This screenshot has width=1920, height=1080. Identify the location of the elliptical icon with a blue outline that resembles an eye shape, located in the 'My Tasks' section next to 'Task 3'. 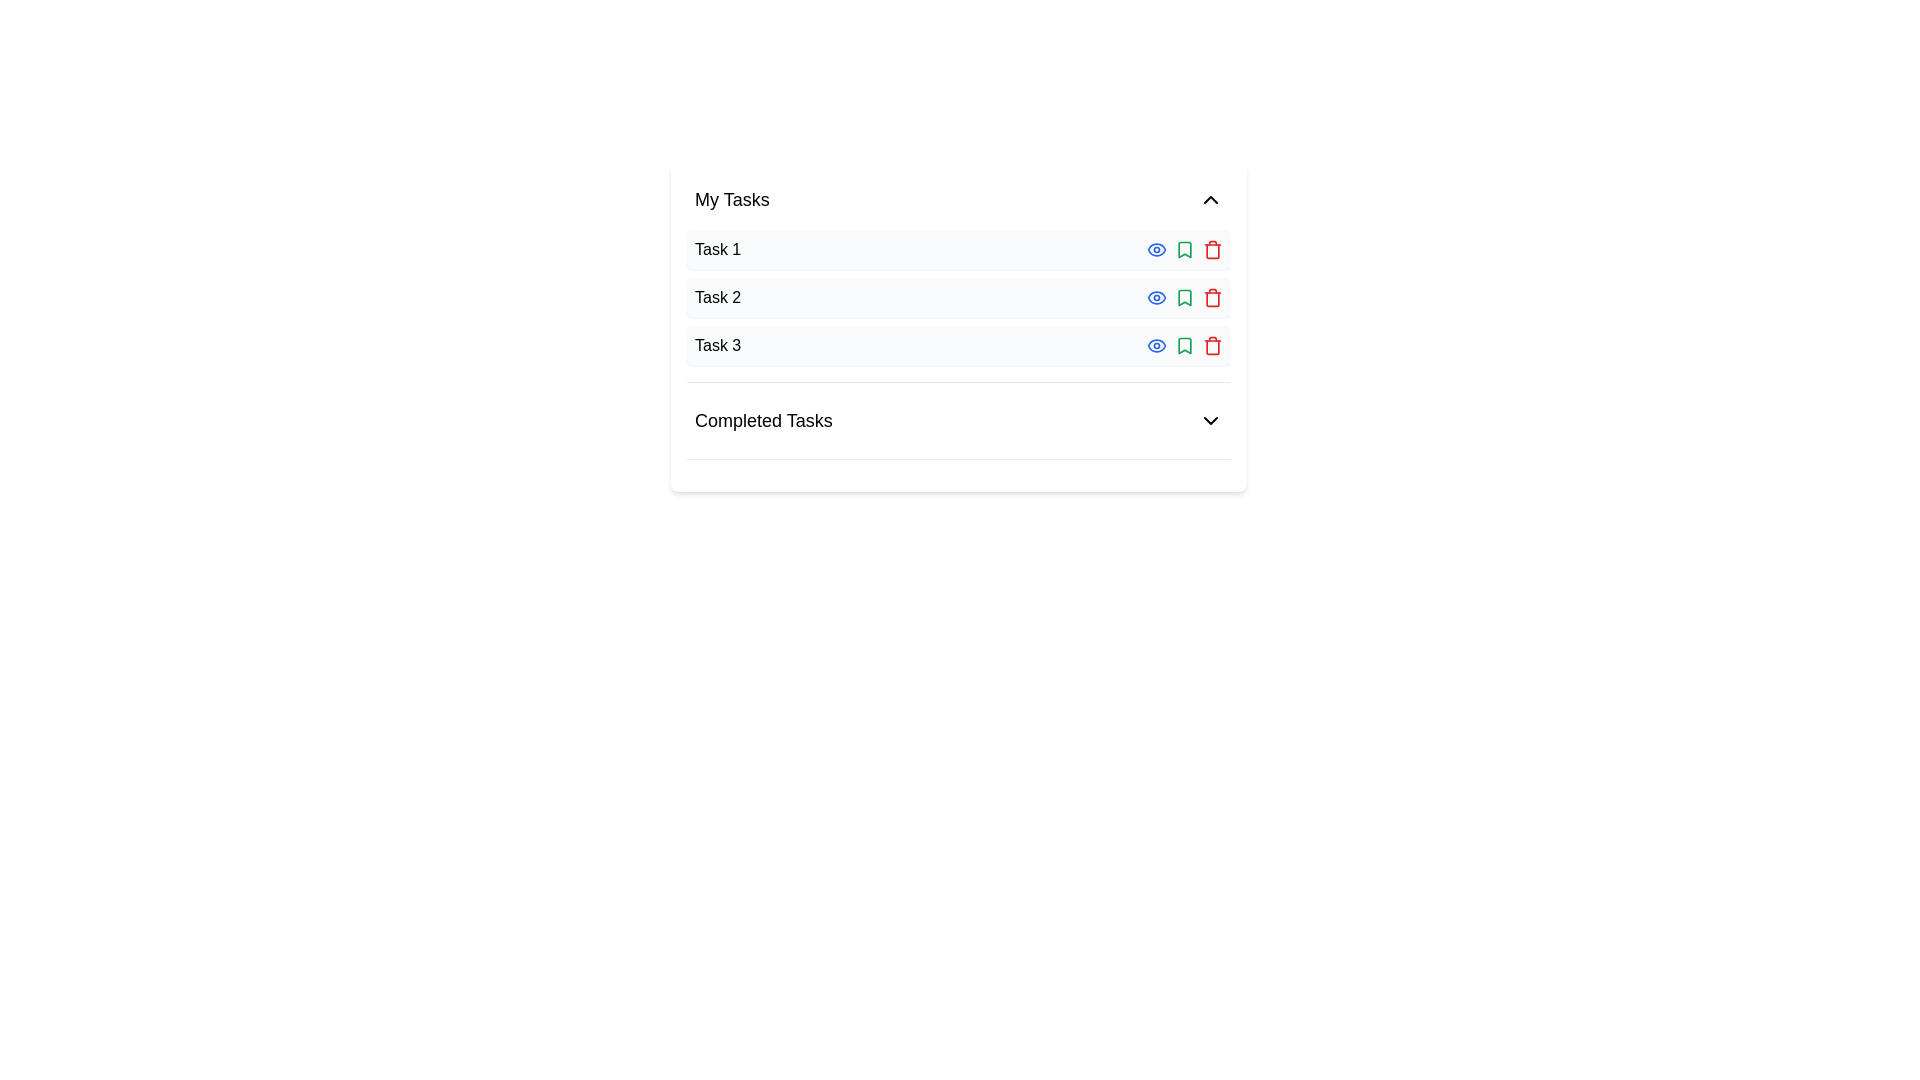
(1156, 297).